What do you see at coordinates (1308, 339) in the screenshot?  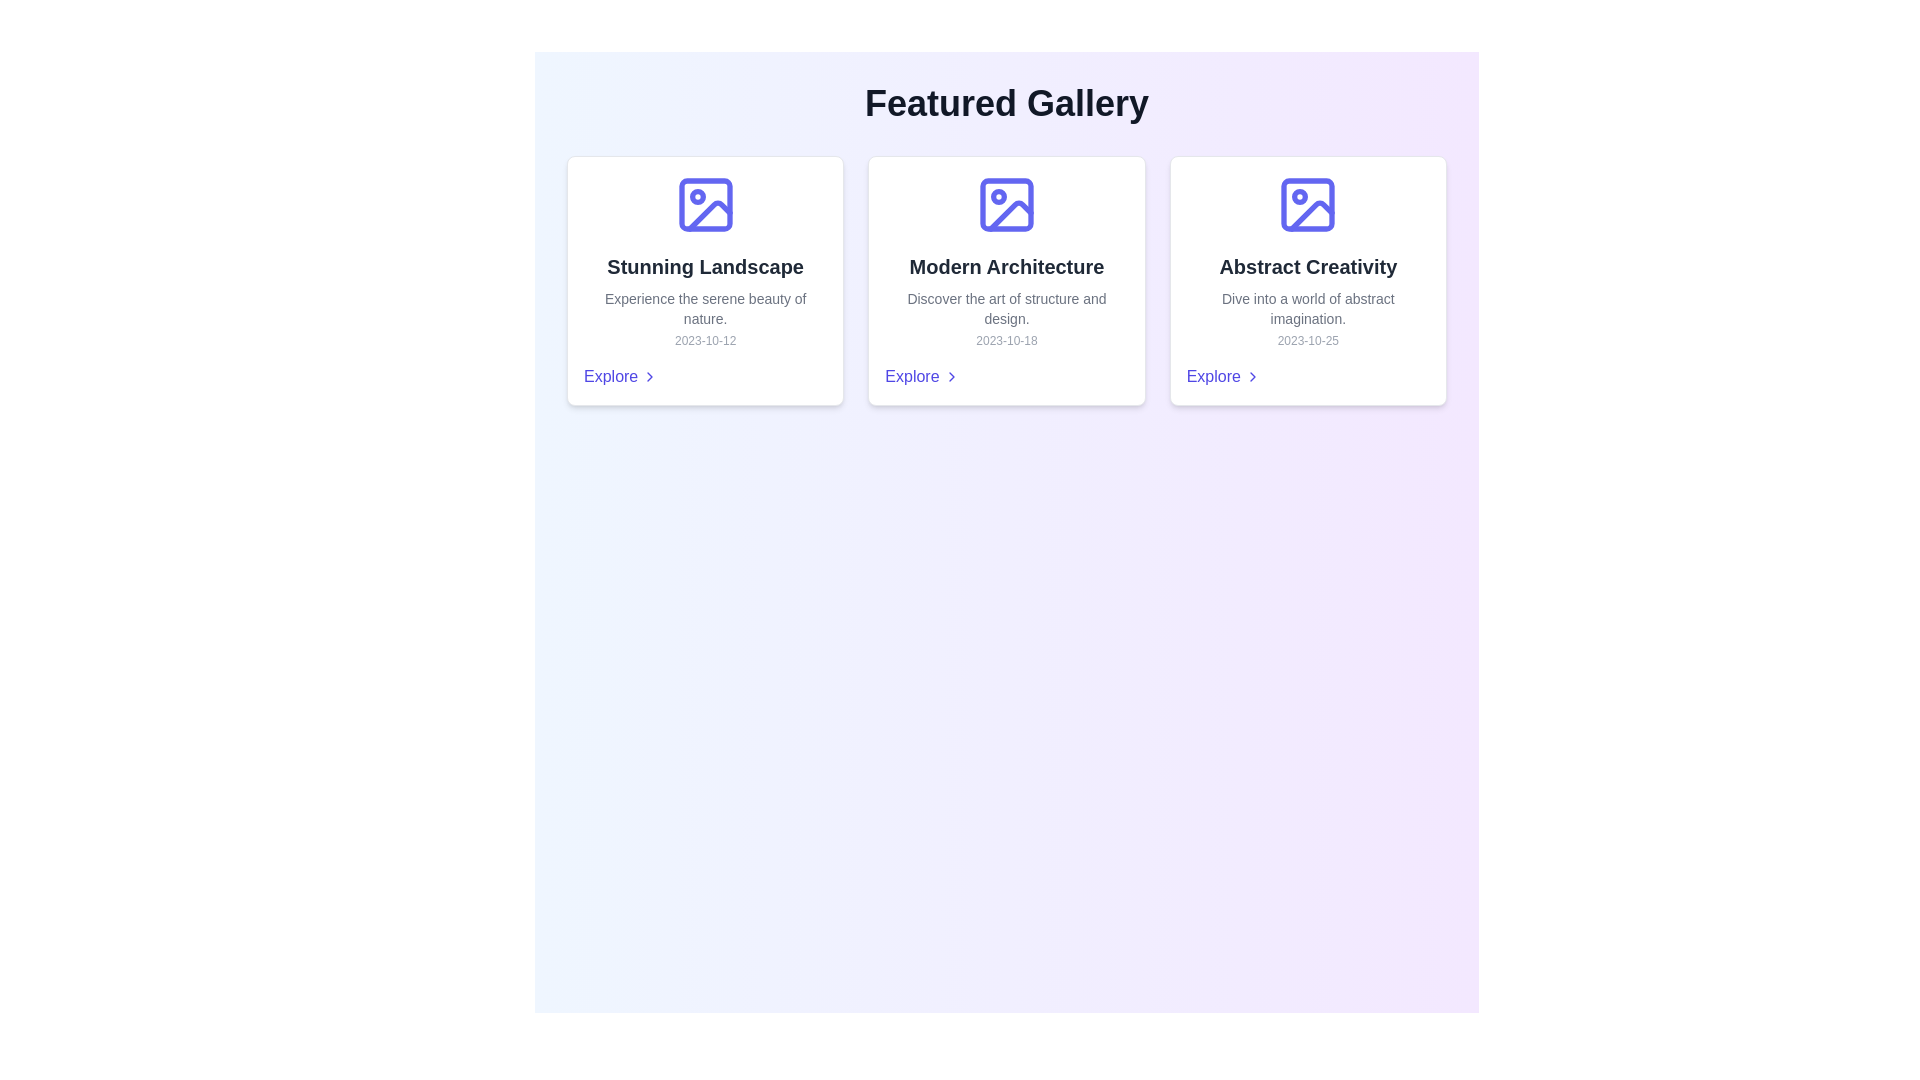 I see `the text label that displays the publication or feature date, located at the bottom of the 'Abstract Creativity' card, just above the 'Explore' link` at bounding box center [1308, 339].